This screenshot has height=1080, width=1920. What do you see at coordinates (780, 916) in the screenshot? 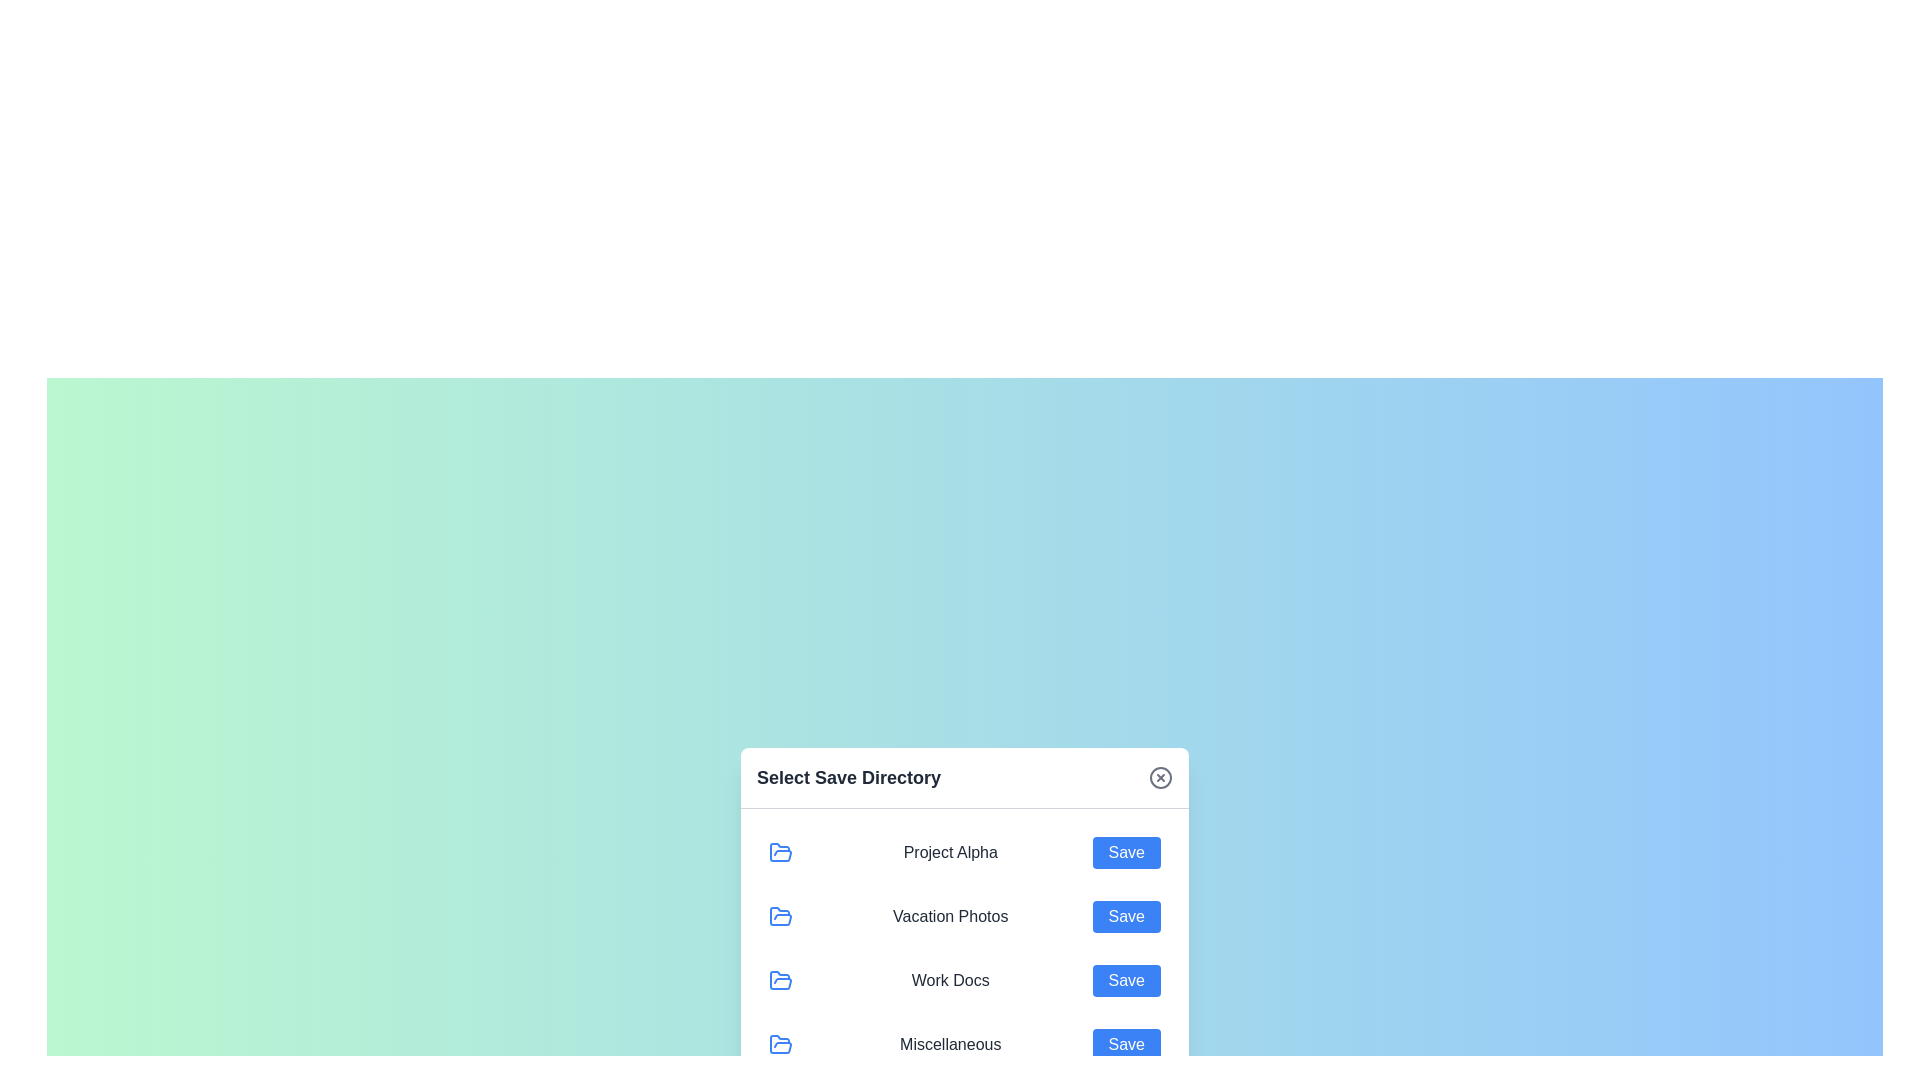
I see `the directory icon for Vacation Photos` at bounding box center [780, 916].